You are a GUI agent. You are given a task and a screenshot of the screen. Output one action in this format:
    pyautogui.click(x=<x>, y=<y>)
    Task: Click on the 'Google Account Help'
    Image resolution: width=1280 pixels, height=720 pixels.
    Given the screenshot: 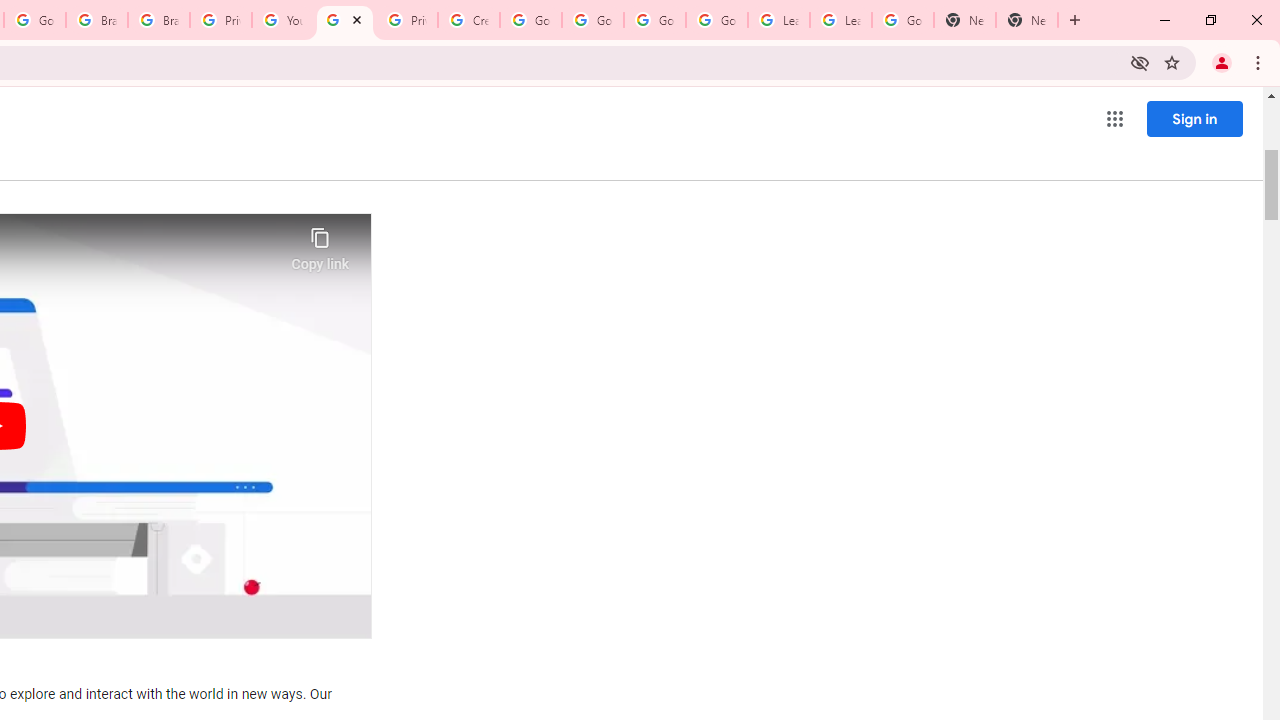 What is the action you would take?
    pyautogui.click(x=531, y=20)
    